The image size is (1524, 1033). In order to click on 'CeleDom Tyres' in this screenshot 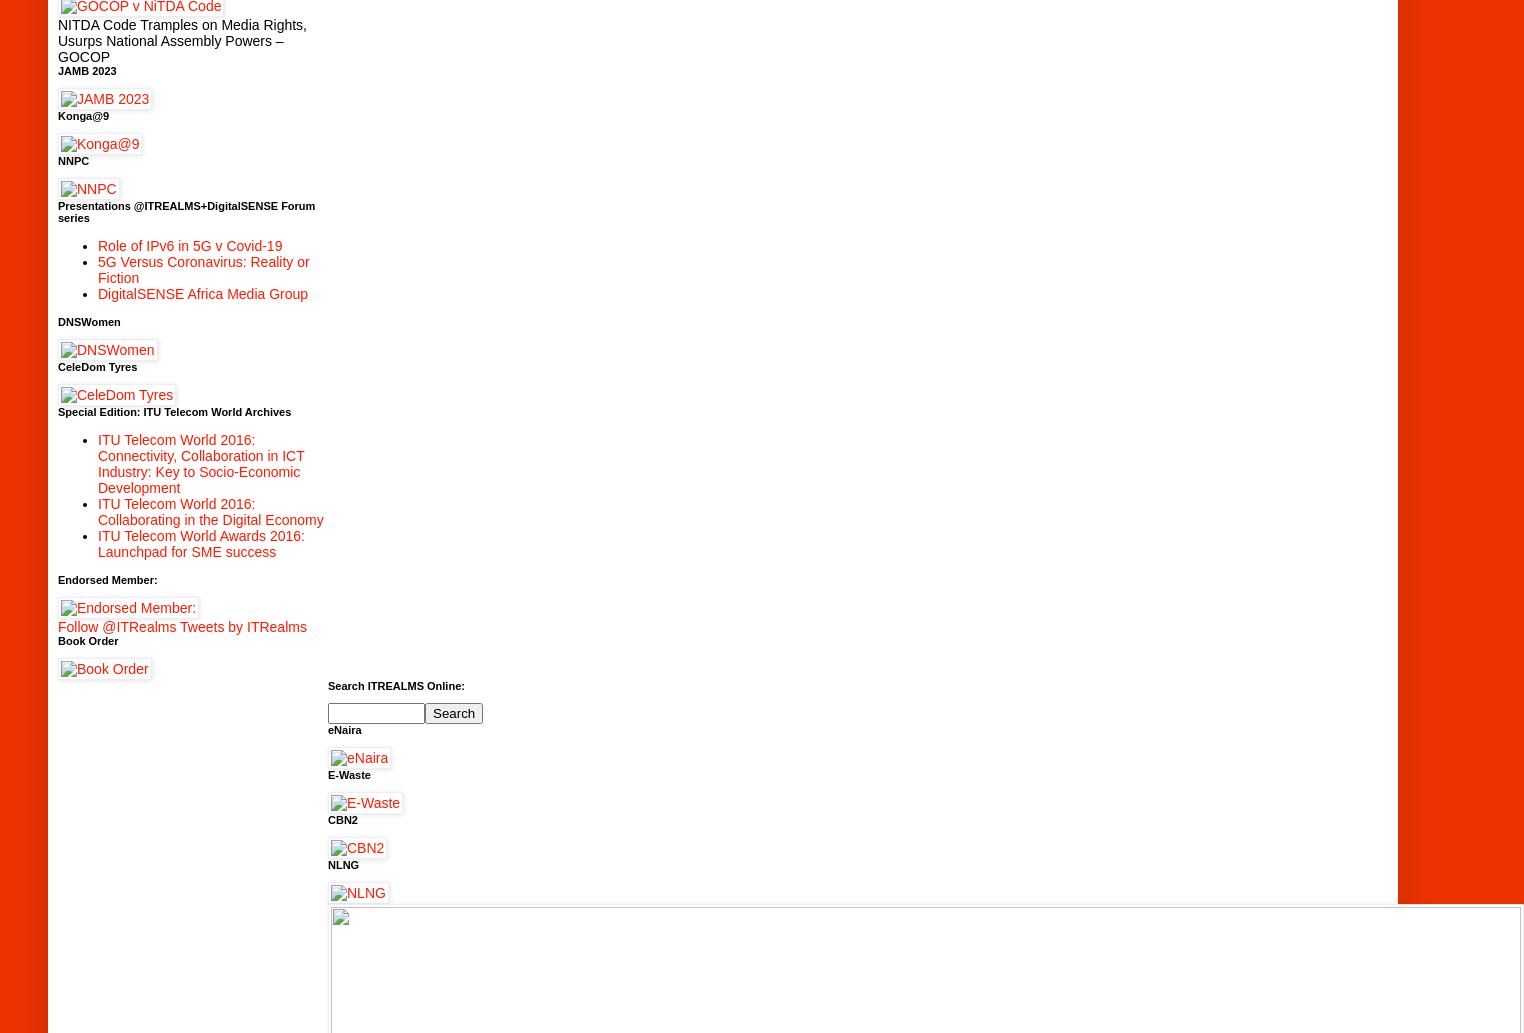, I will do `click(97, 365)`.